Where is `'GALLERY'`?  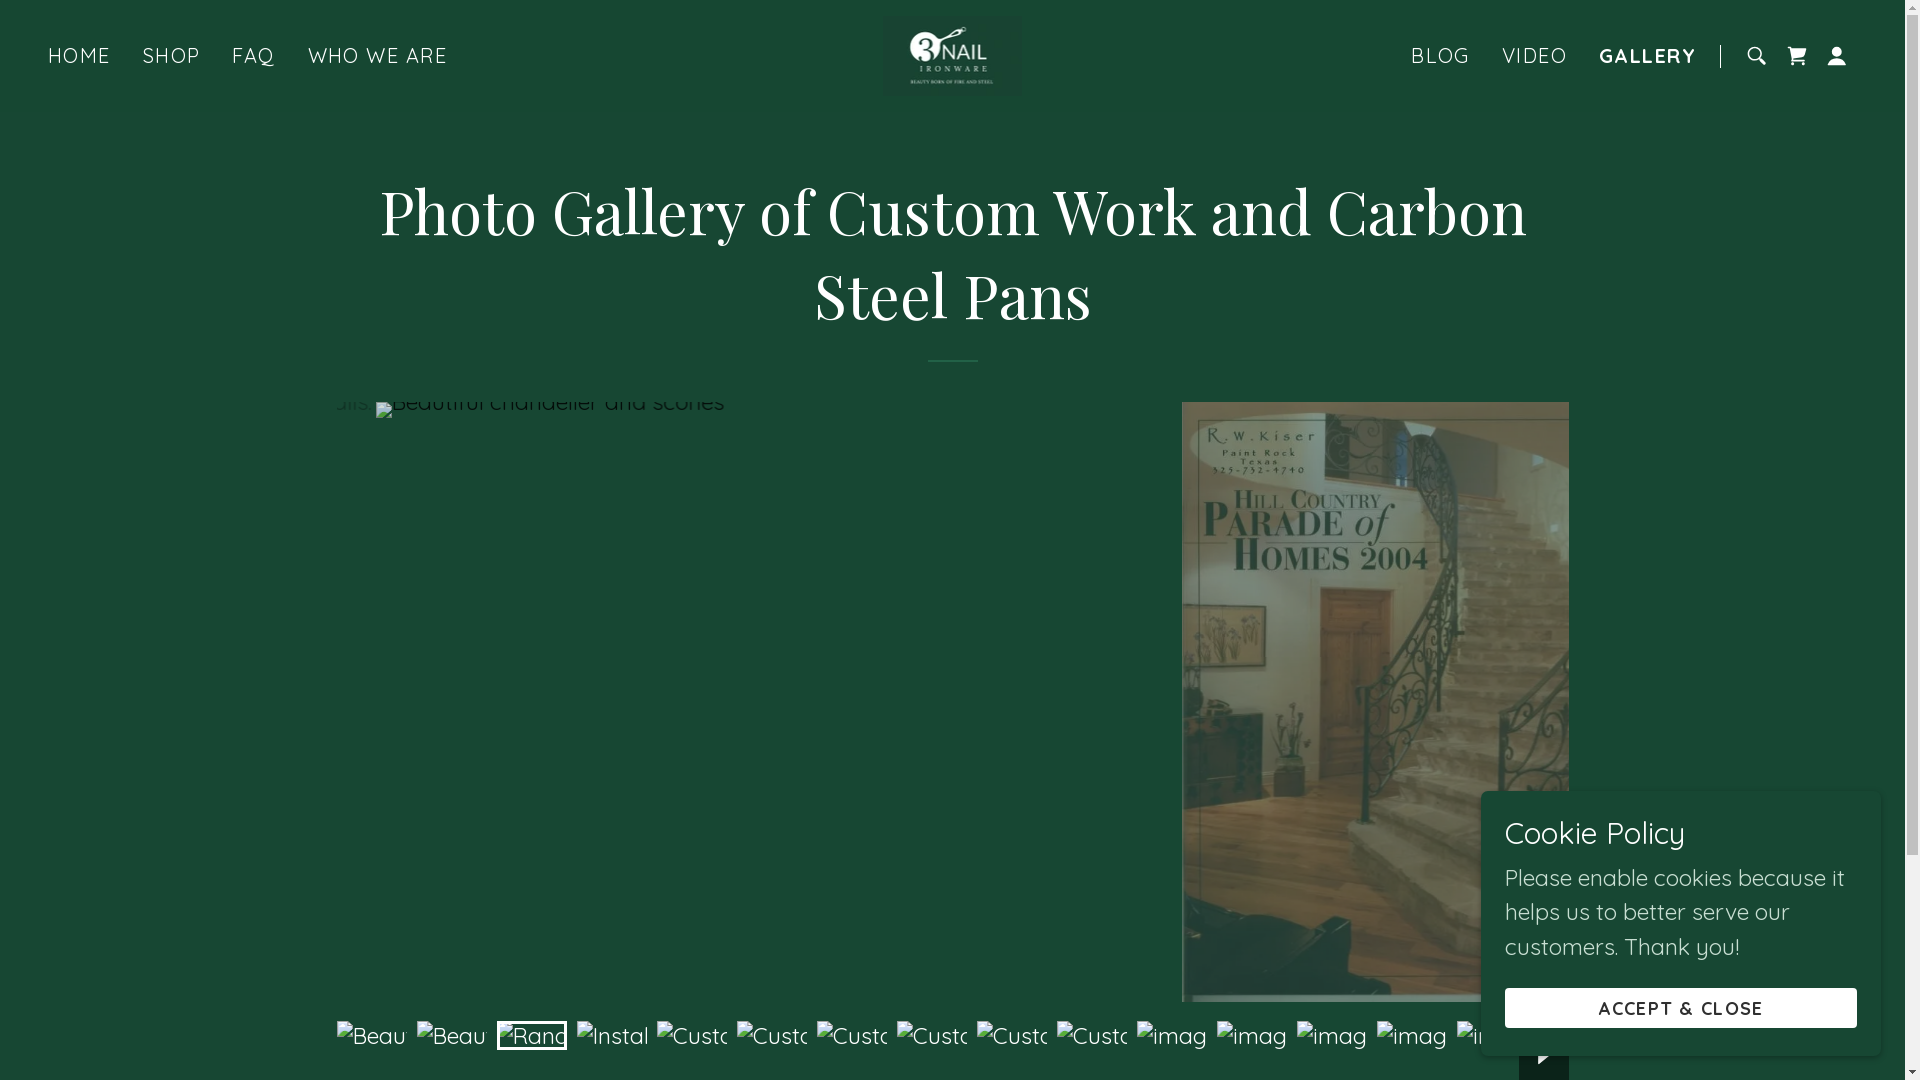 'GALLERY' is located at coordinates (1597, 55).